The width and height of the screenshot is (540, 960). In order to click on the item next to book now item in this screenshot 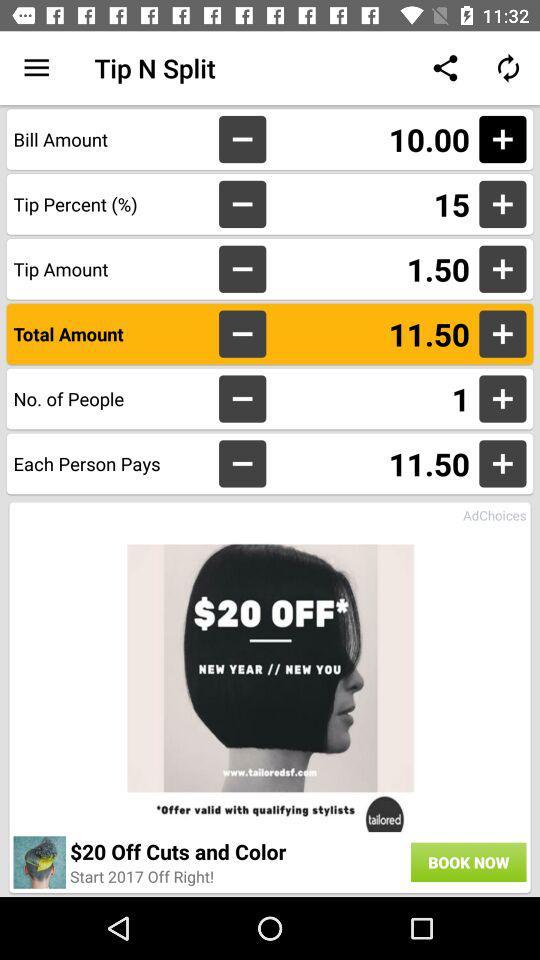, I will do `click(141, 875)`.